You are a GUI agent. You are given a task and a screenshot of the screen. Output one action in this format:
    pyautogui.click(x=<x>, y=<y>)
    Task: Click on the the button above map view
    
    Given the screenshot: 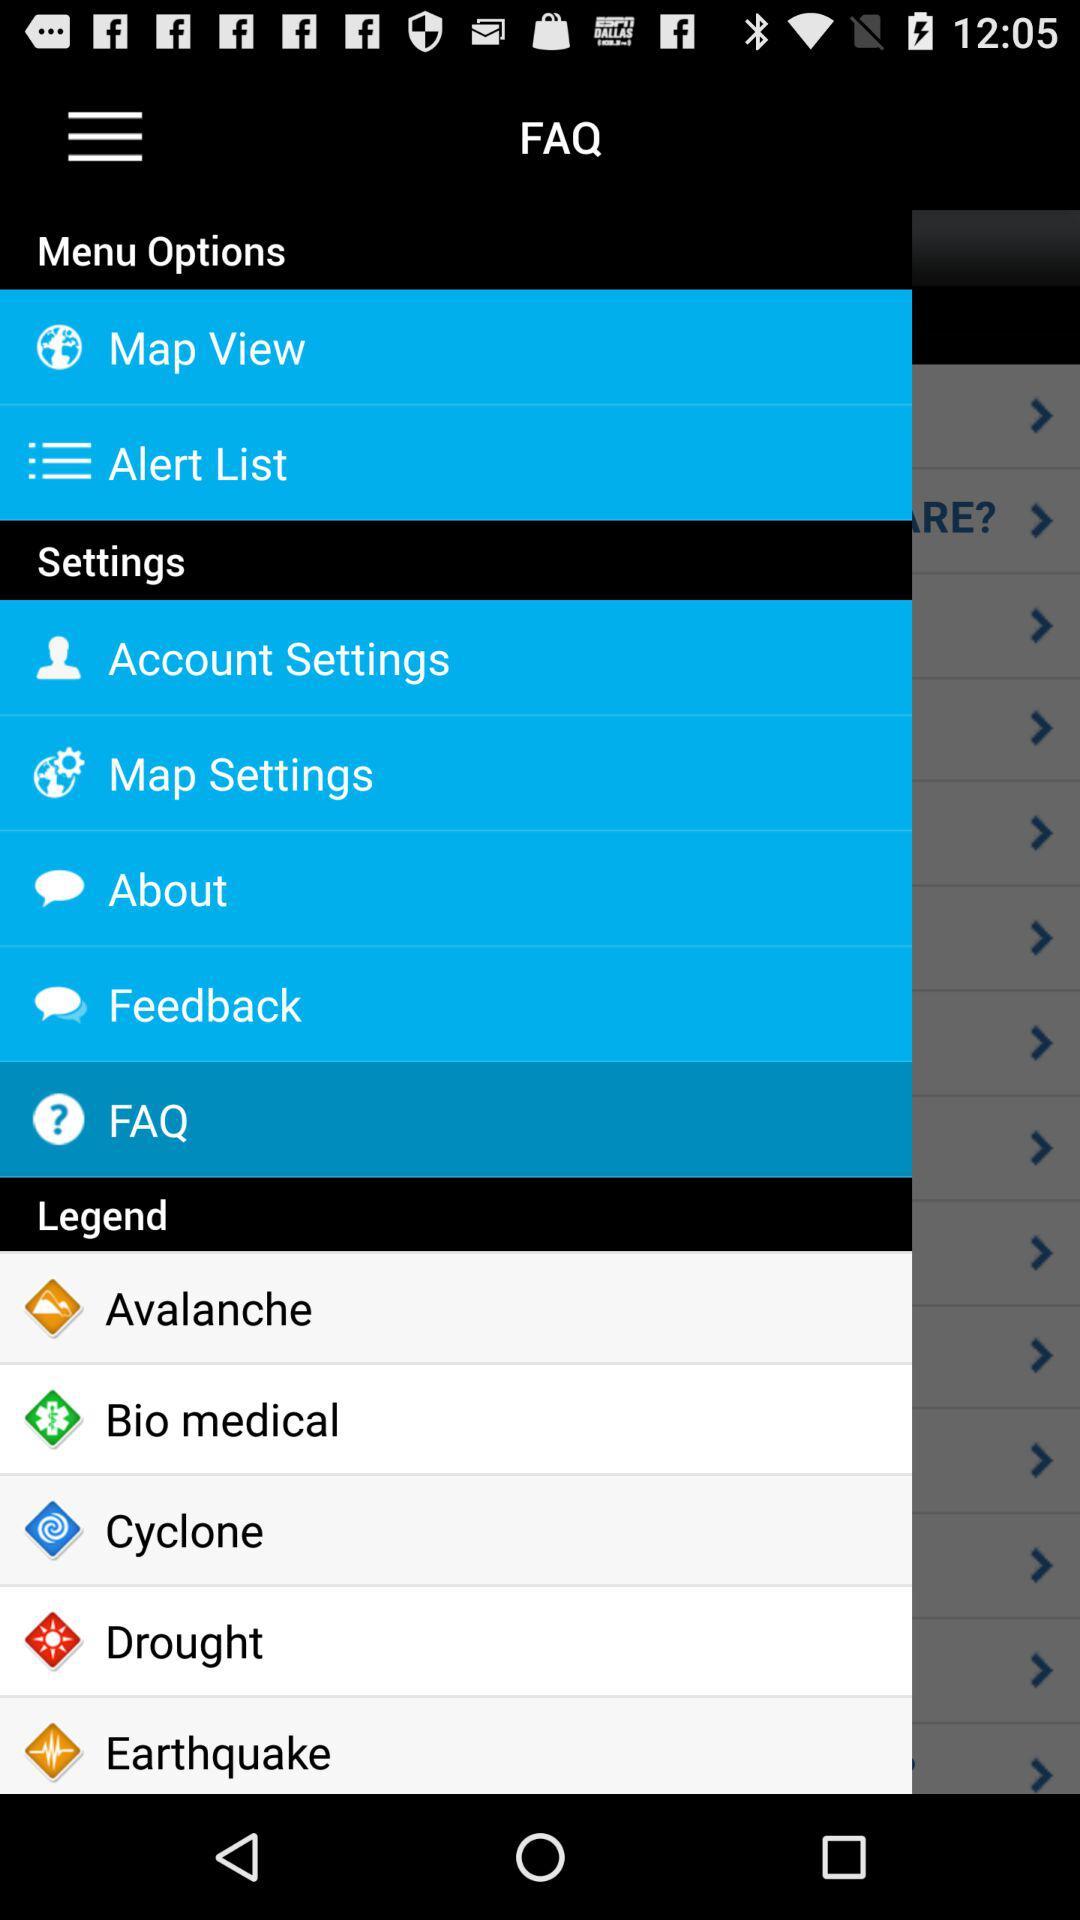 What is the action you would take?
    pyautogui.click(x=455, y=287)
    